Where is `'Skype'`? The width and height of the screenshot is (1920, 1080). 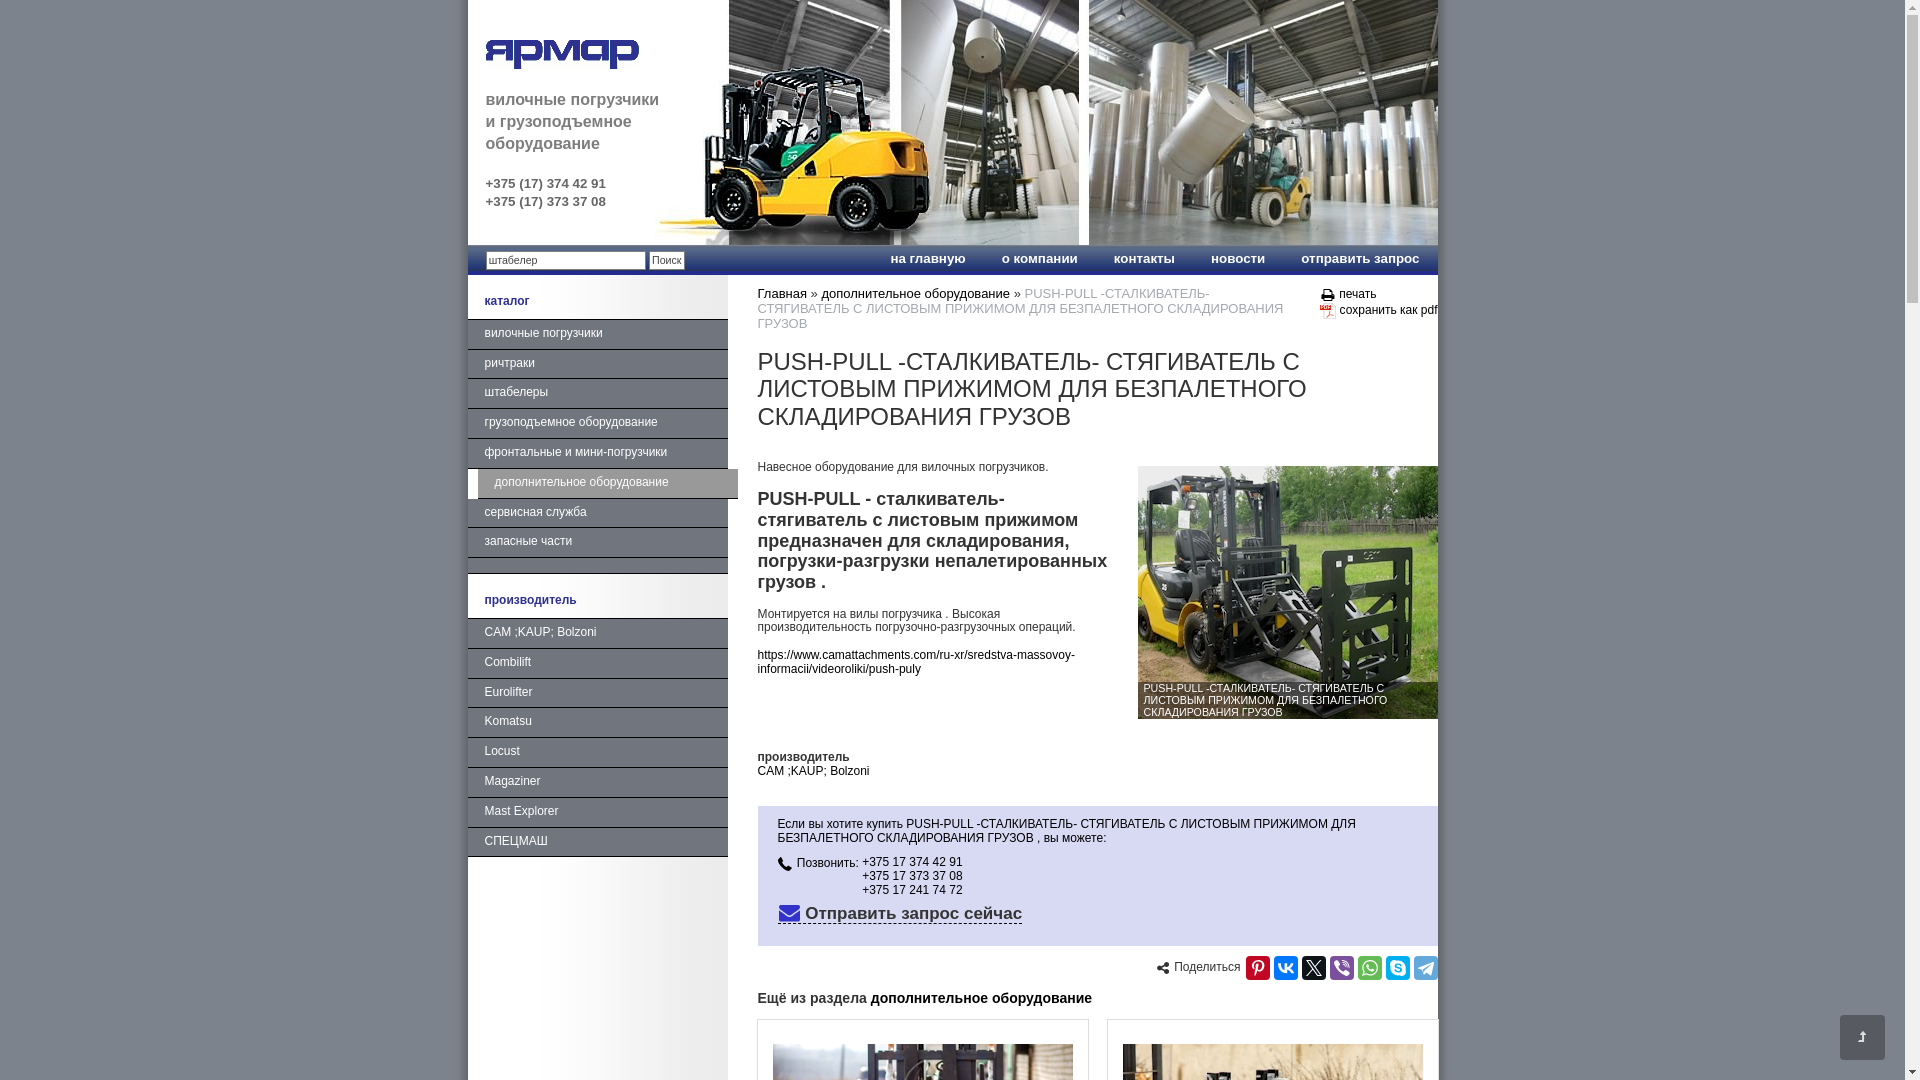
'Skype' is located at coordinates (1396, 967).